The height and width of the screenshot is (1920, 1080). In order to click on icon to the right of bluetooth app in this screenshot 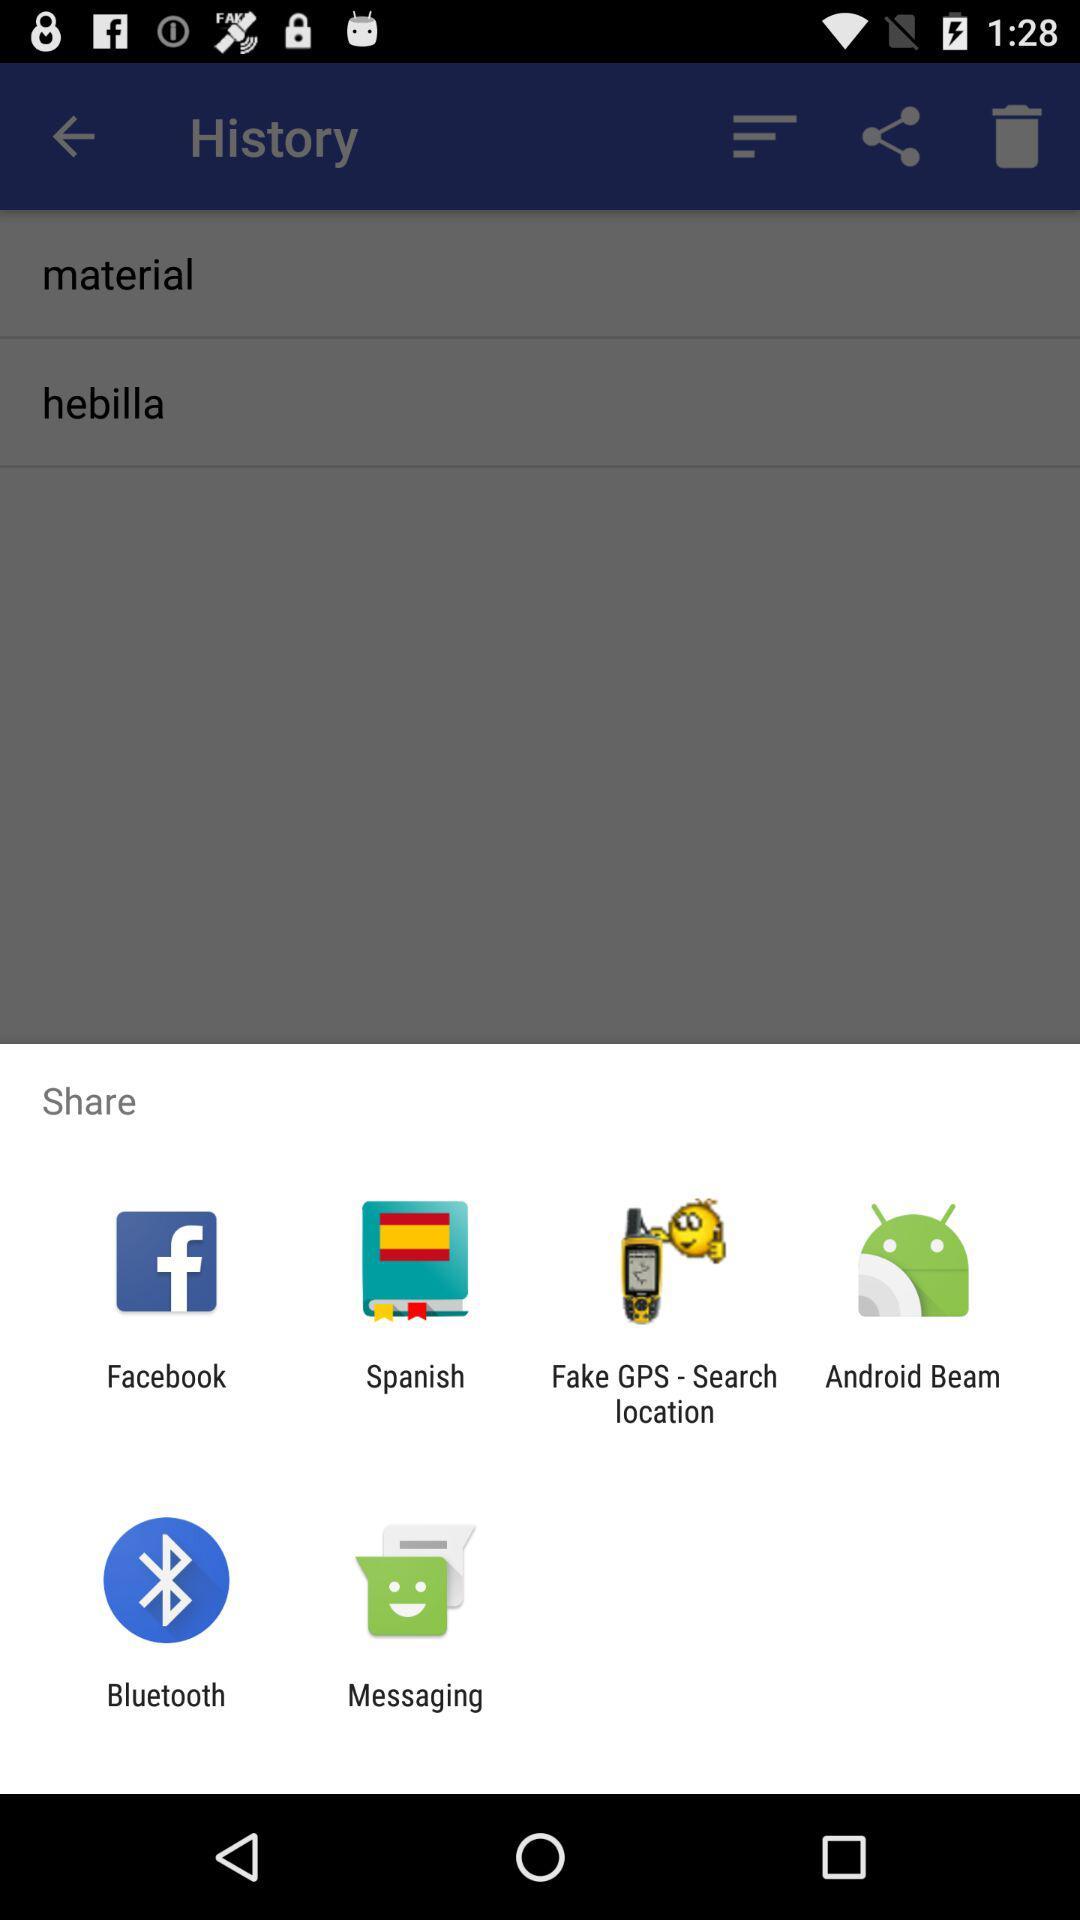, I will do `click(414, 1711)`.